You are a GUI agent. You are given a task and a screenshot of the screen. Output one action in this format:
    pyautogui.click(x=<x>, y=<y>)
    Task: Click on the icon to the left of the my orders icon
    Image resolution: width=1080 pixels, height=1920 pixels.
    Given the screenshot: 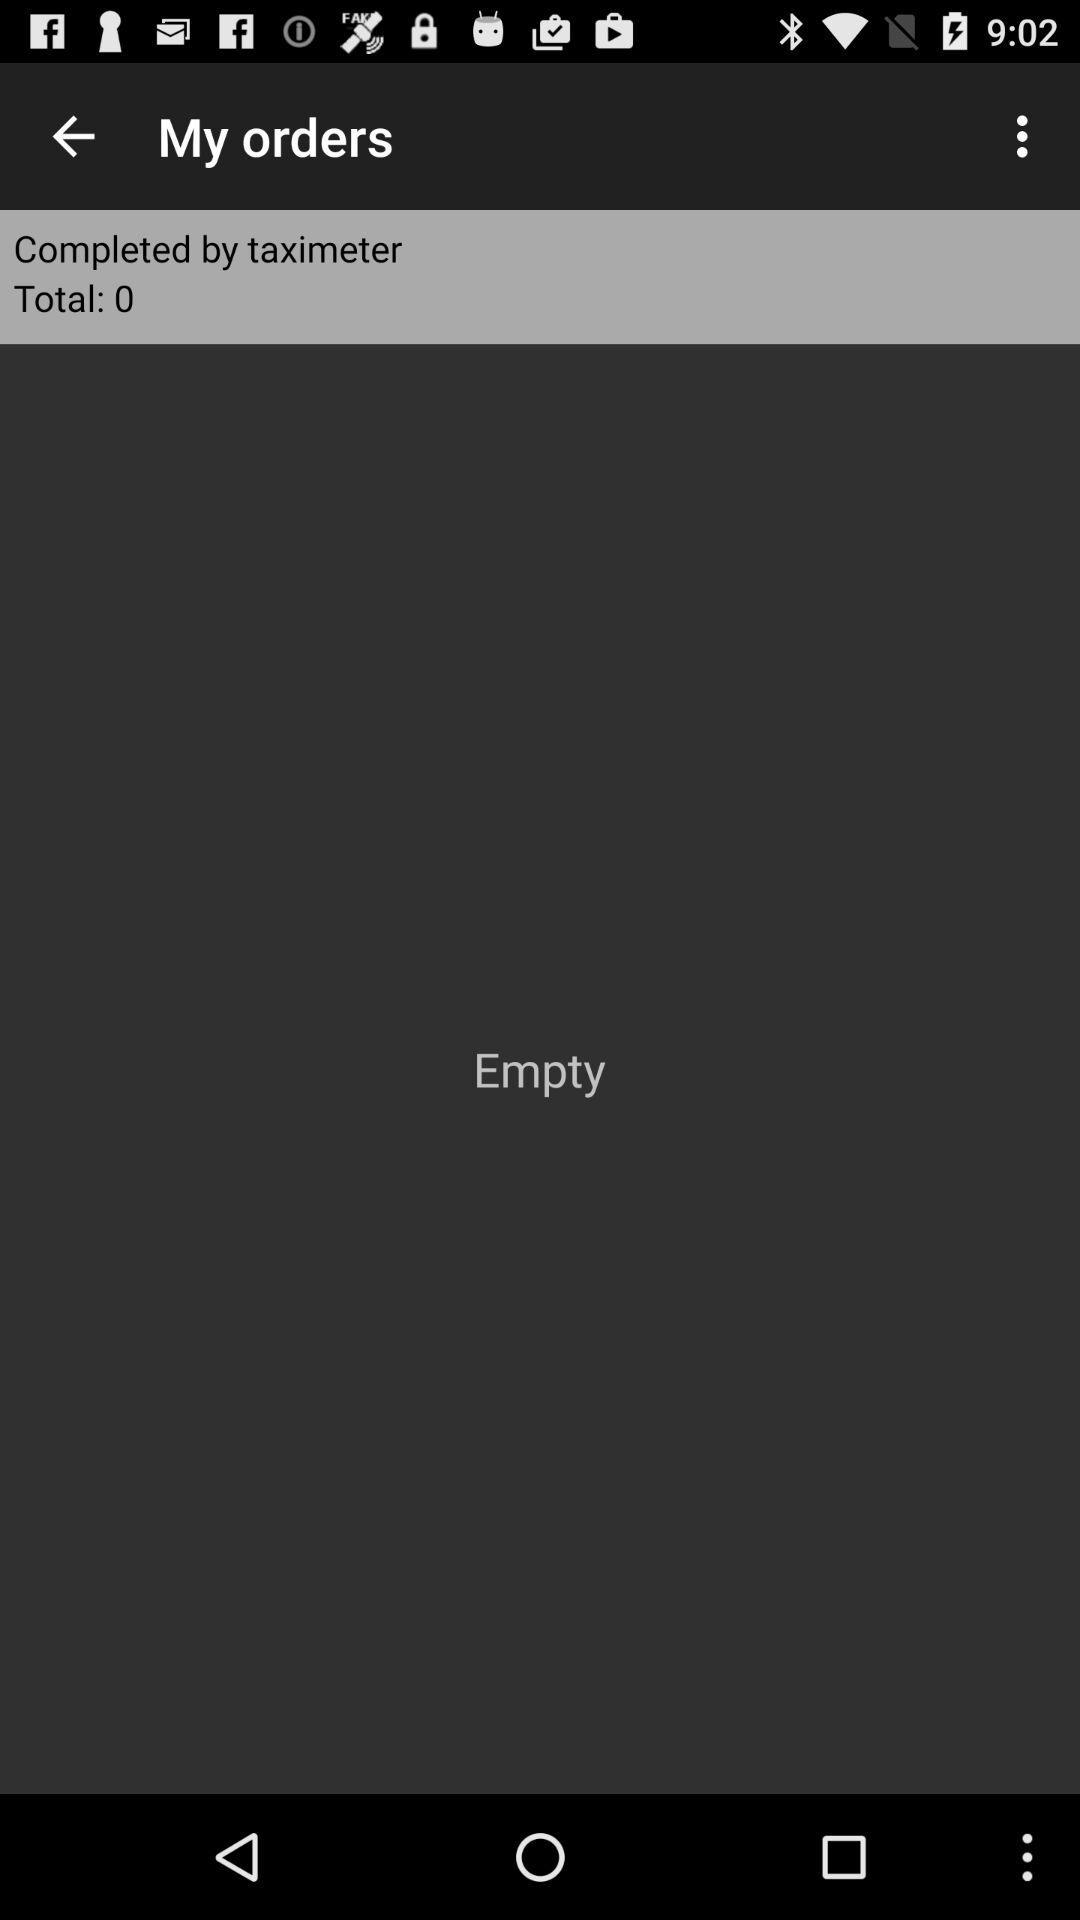 What is the action you would take?
    pyautogui.click(x=72, y=135)
    